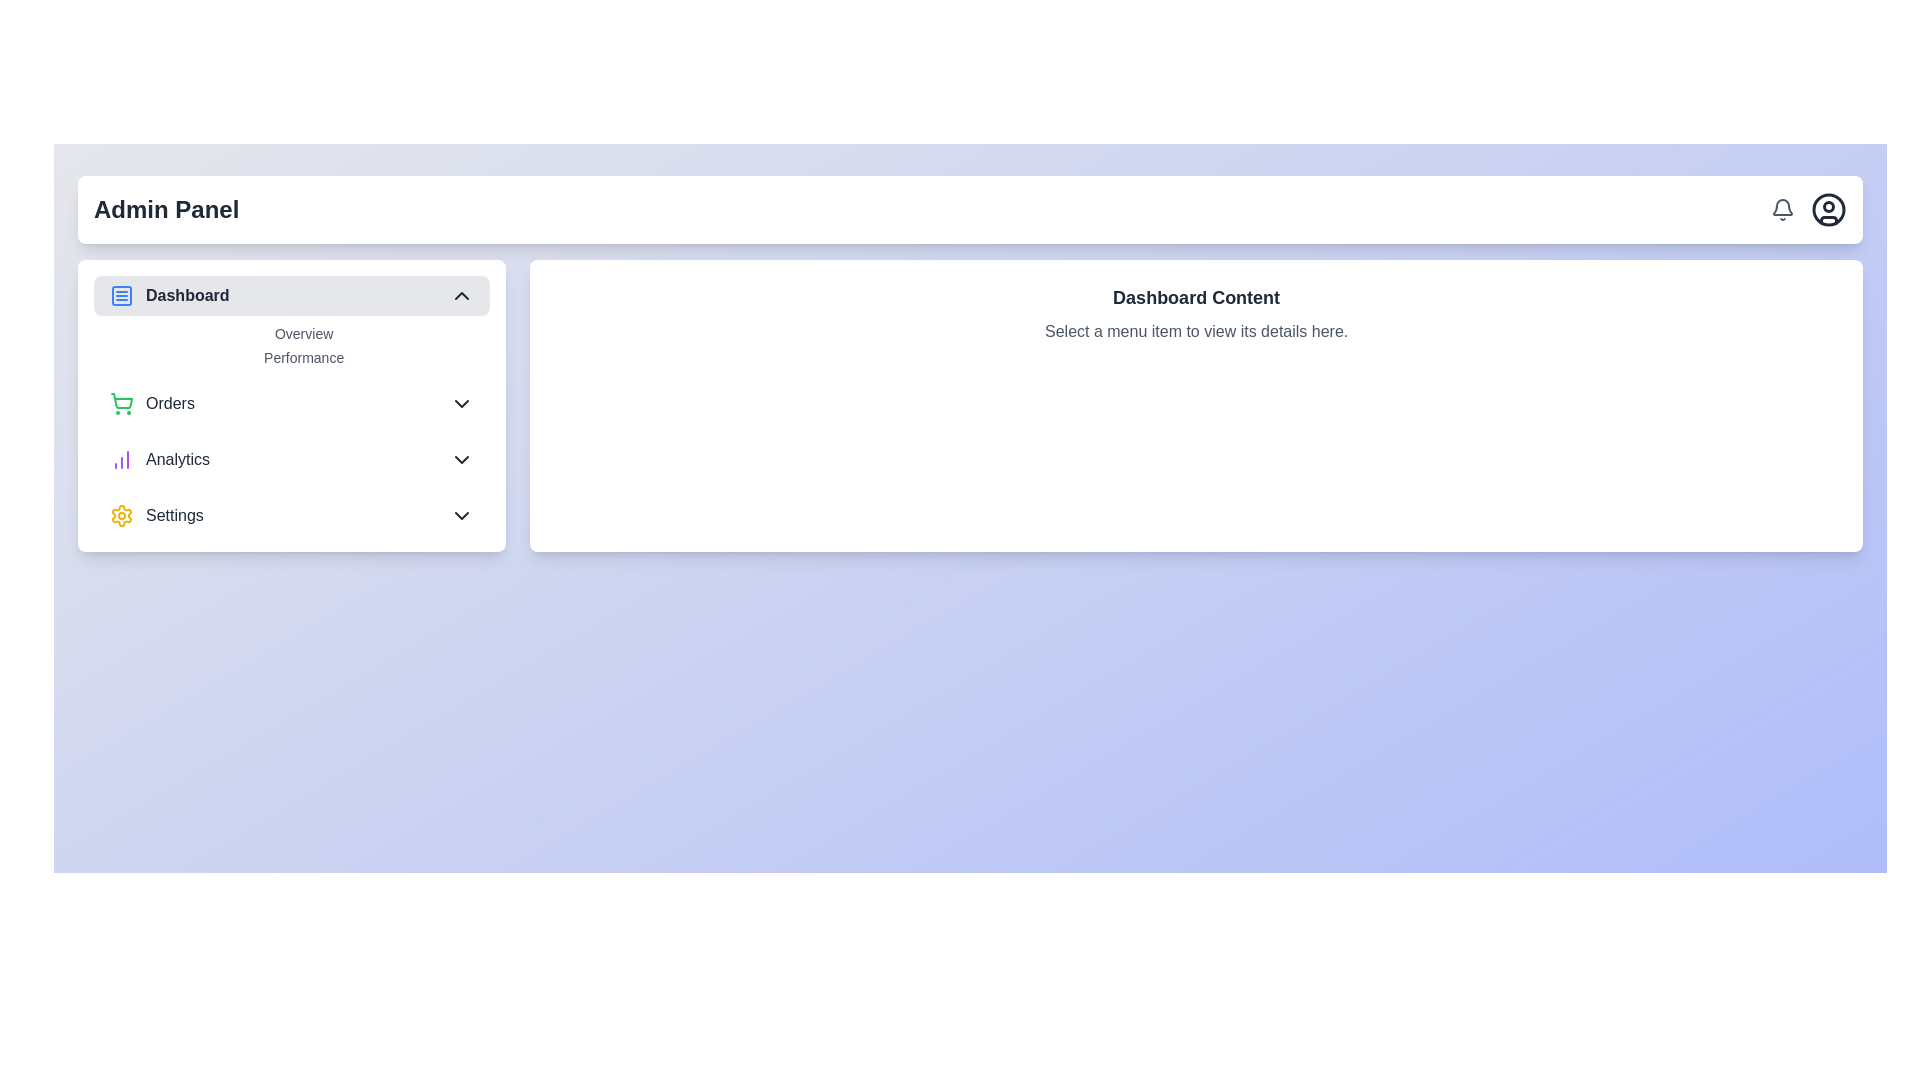 Image resolution: width=1920 pixels, height=1080 pixels. What do you see at coordinates (461, 459) in the screenshot?
I see `the downward-pointing chevron icon button located to the far-right of the 'Analytics' text in the left-hand navigation panel` at bounding box center [461, 459].